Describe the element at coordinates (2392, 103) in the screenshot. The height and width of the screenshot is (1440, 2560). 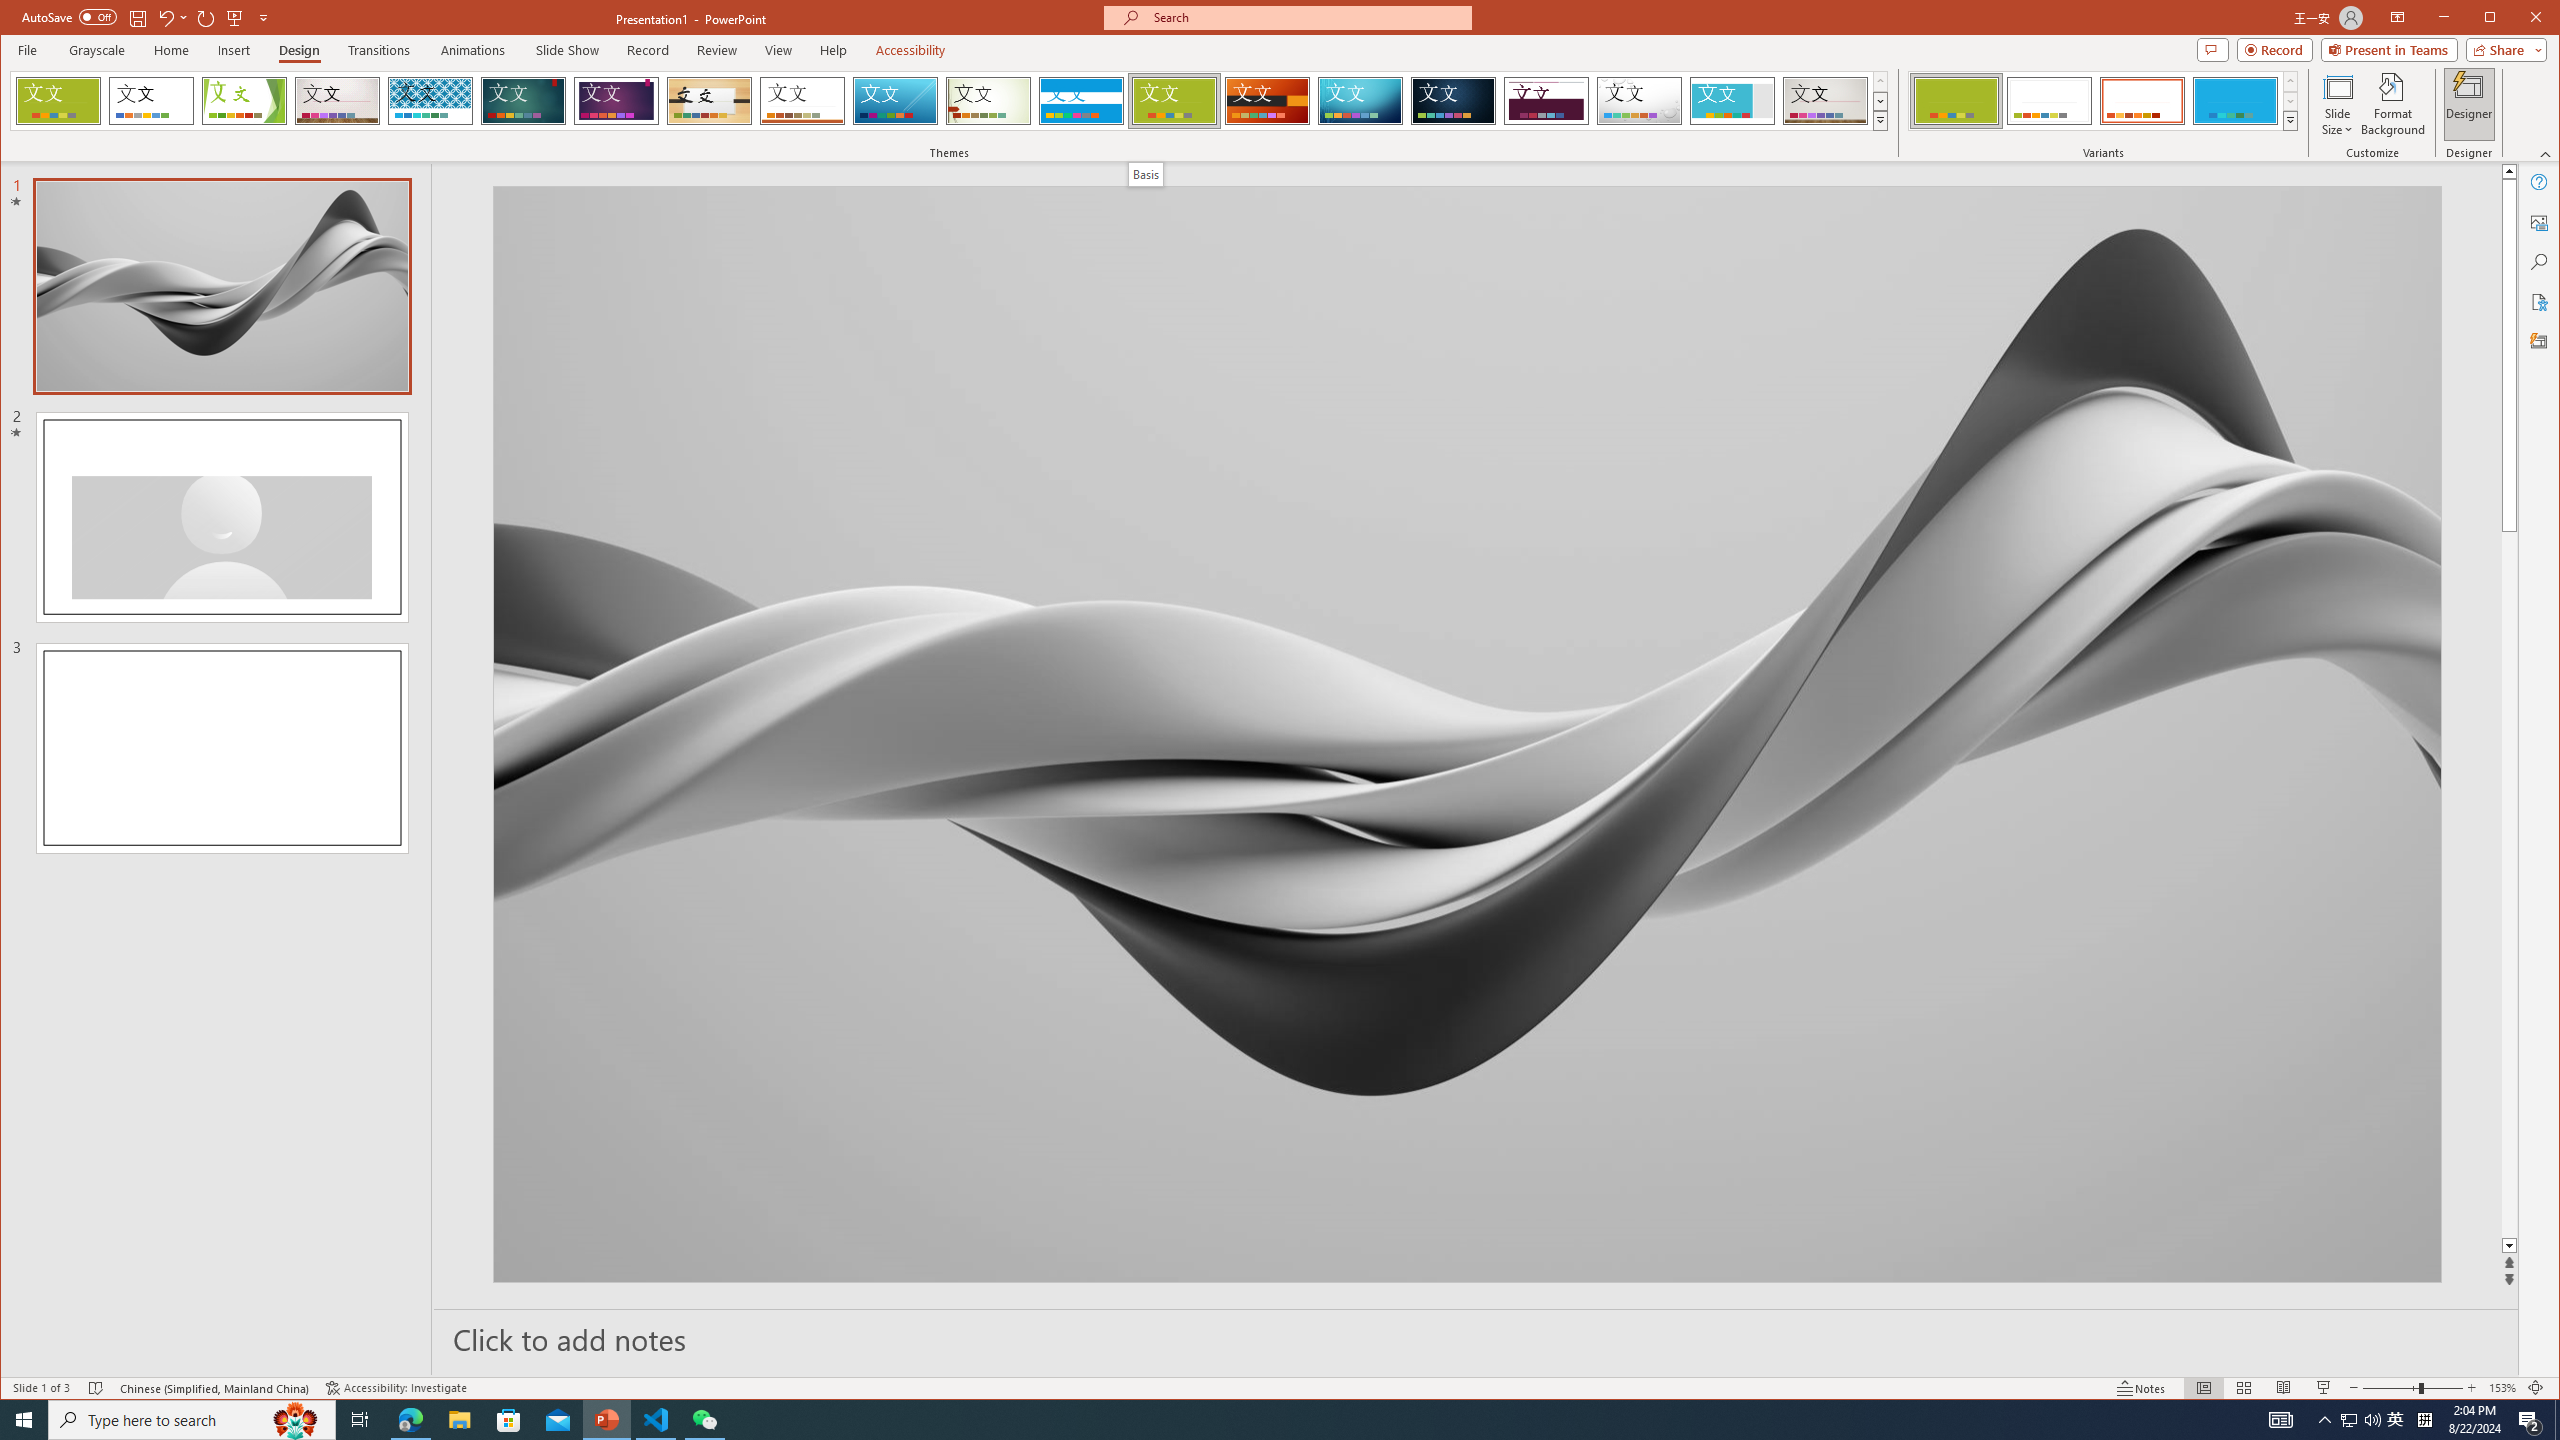
I see `'Format Background'` at that location.